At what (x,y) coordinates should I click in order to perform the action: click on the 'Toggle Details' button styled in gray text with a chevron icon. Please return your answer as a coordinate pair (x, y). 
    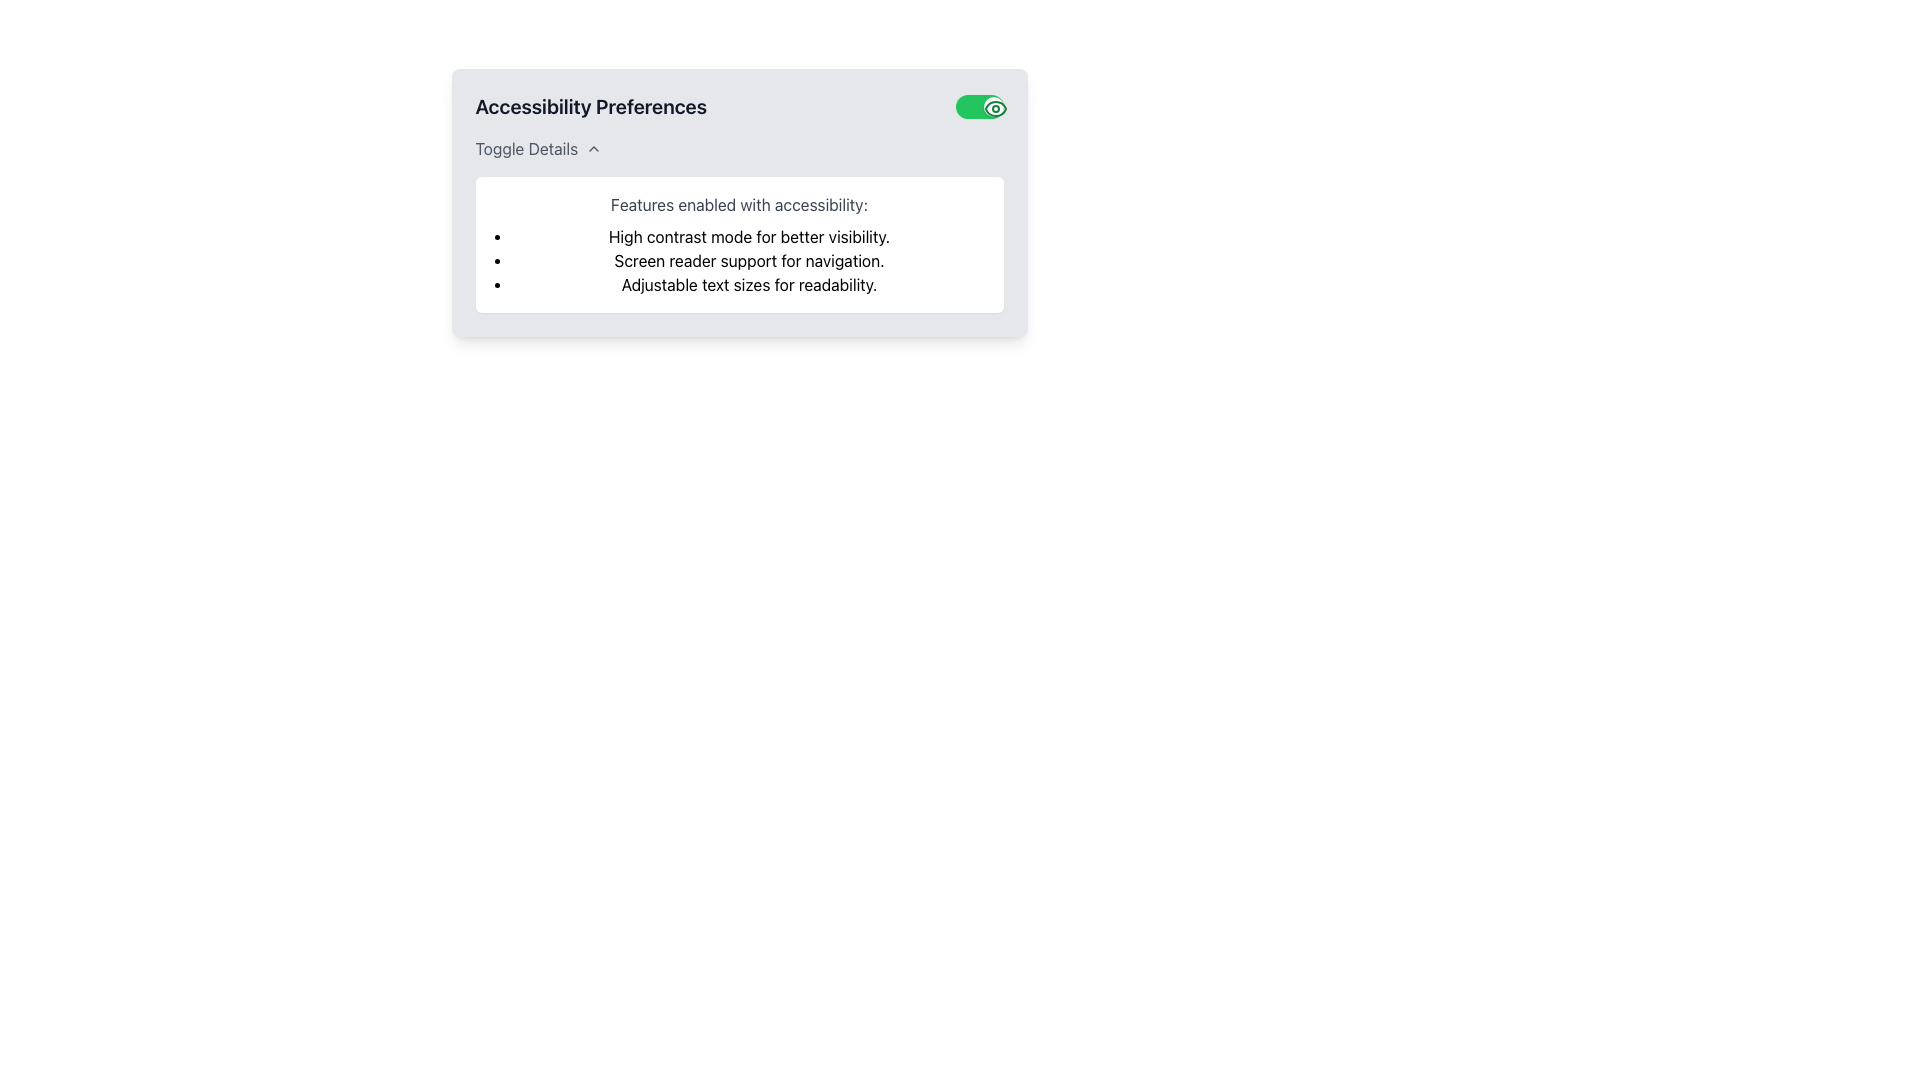
    Looking at the image, I should click on (538, 148).